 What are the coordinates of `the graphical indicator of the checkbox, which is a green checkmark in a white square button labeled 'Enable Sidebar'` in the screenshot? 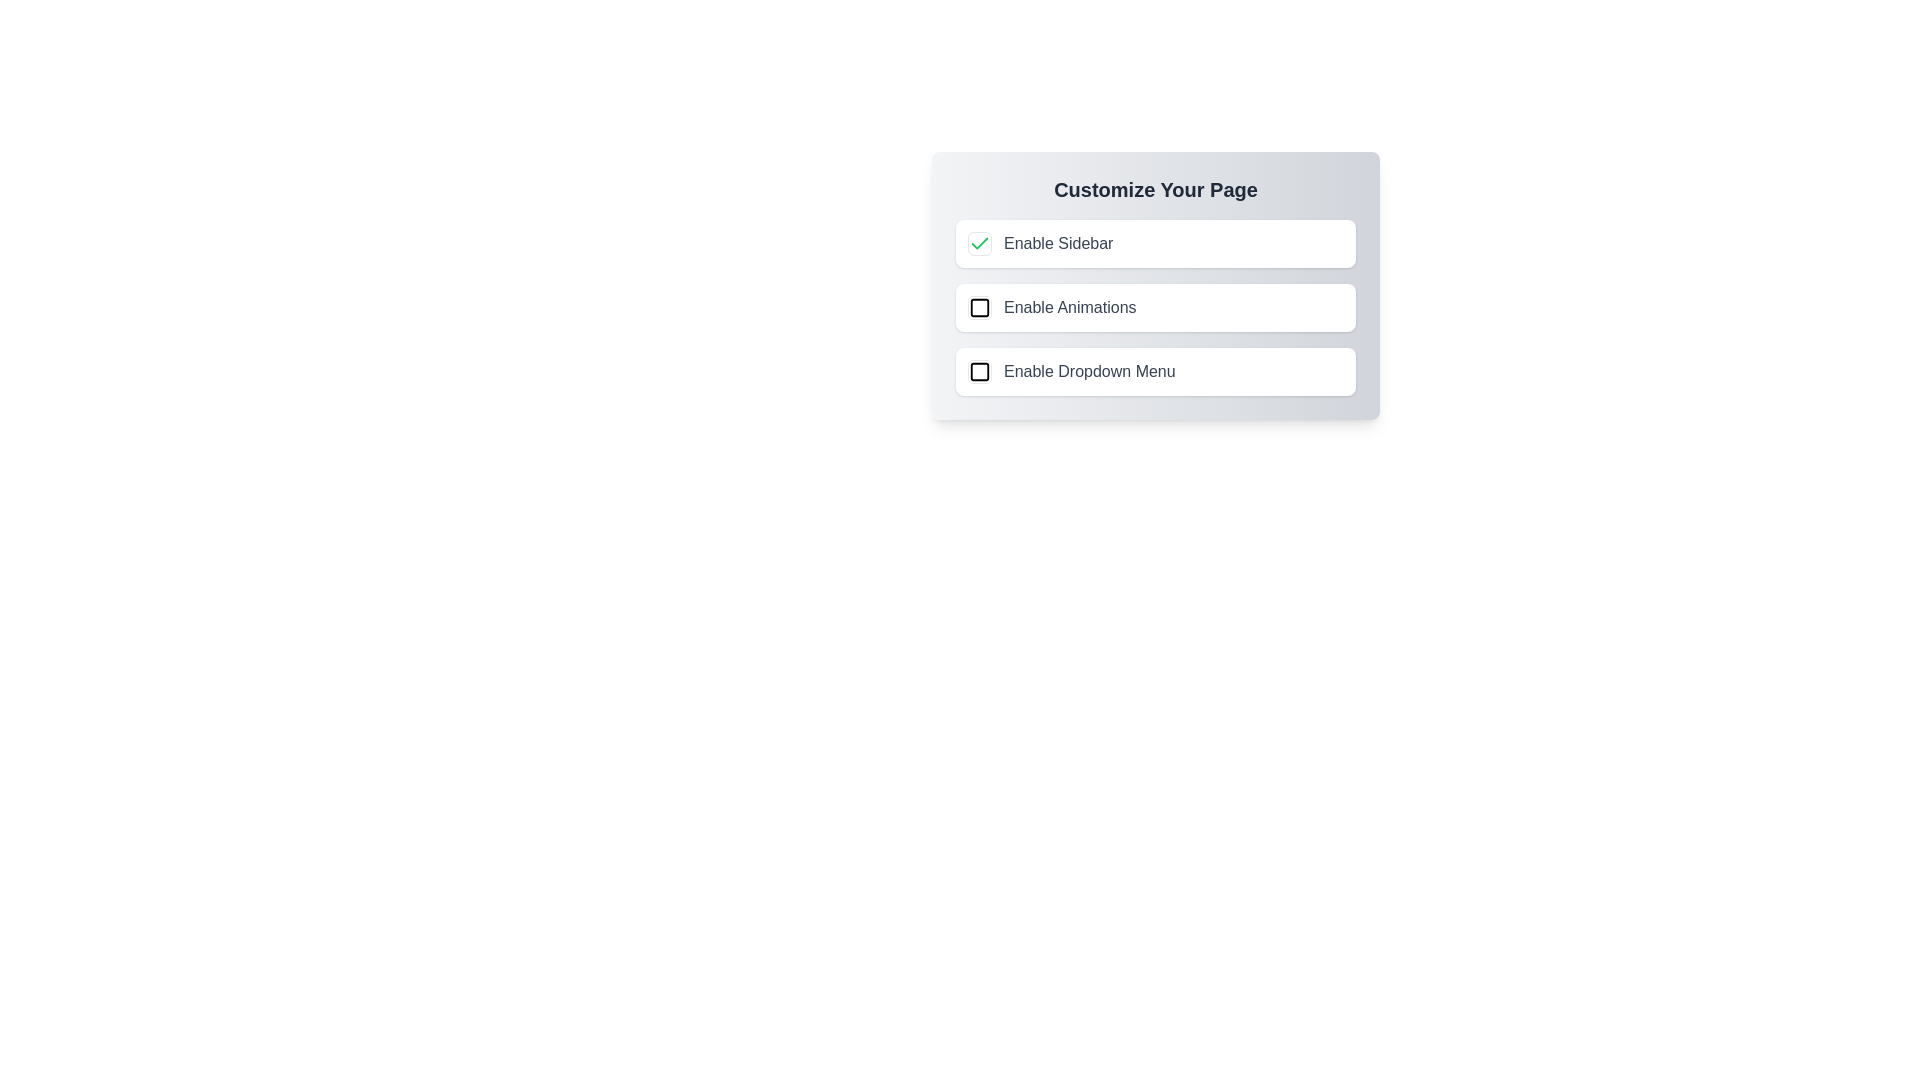 It's located at (979, 242).